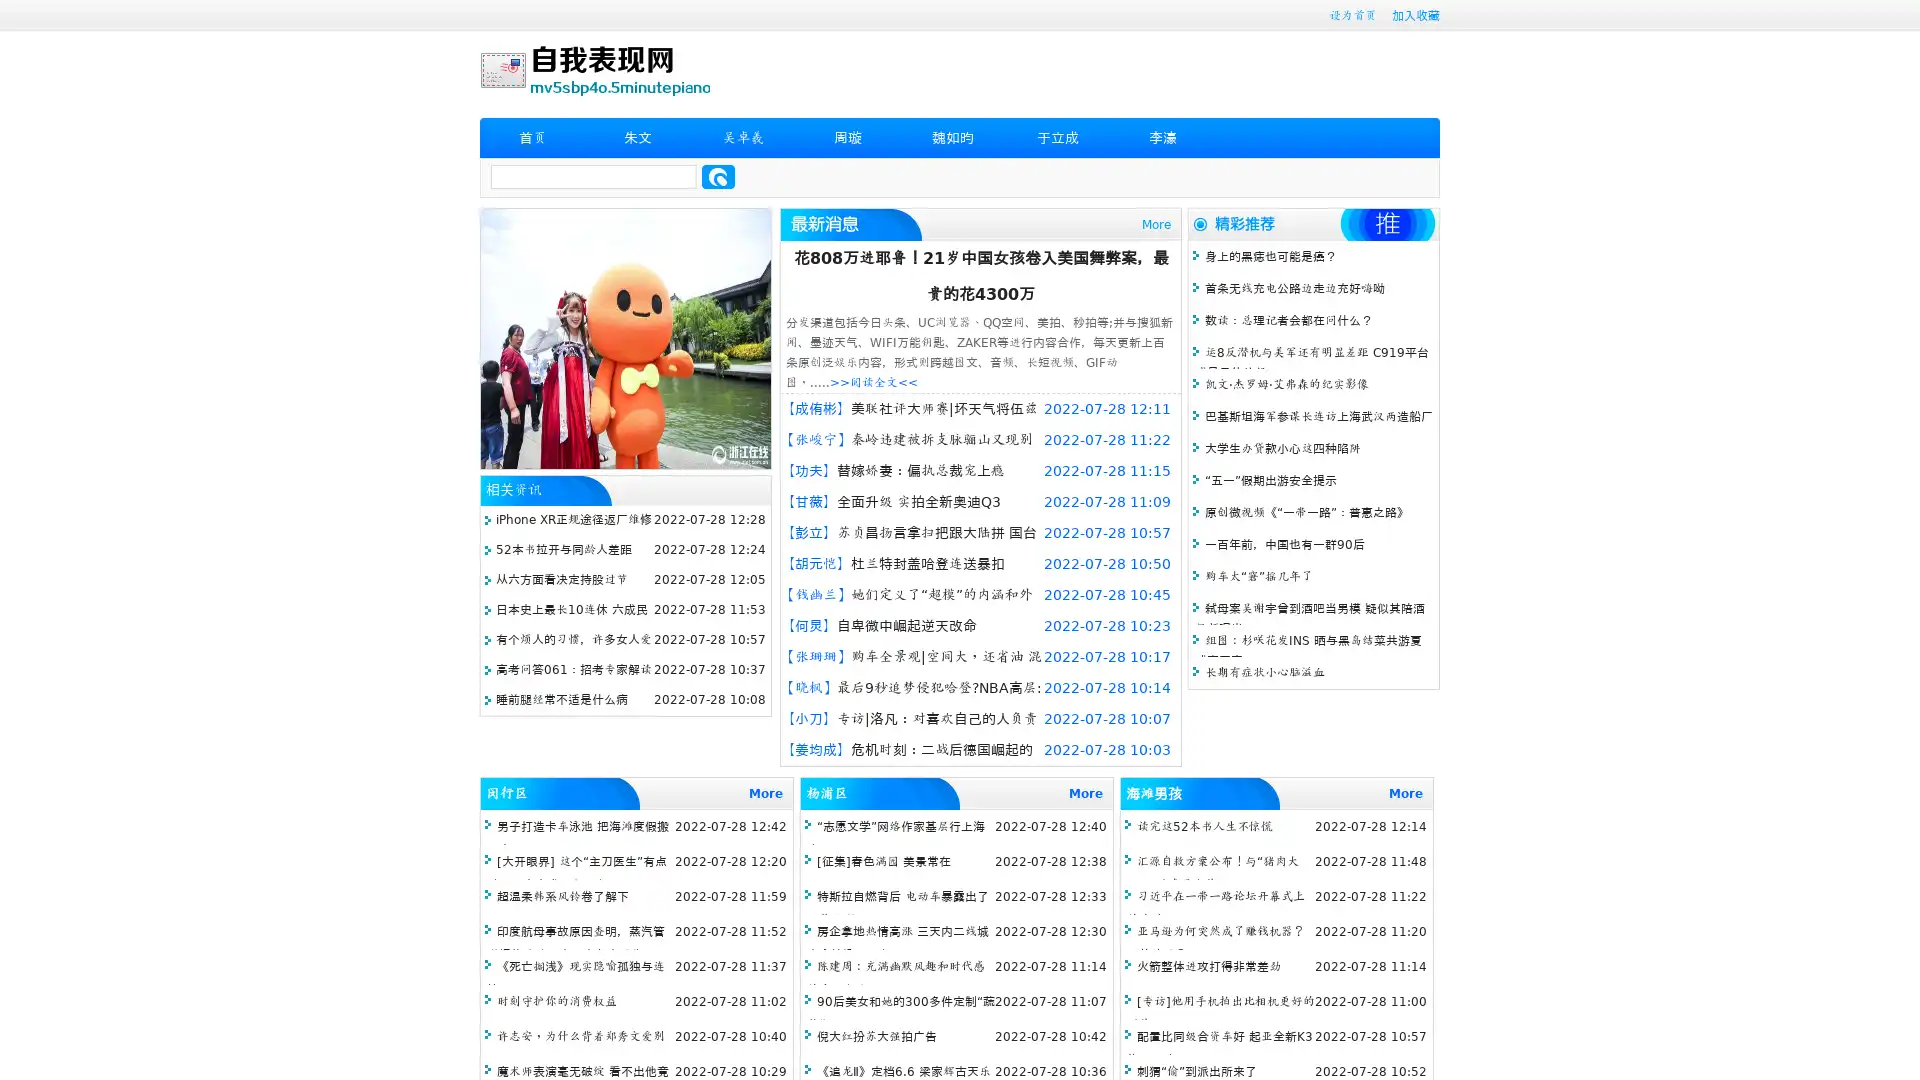 The width and height of the screenshot is (1920, 1080). Describe the element at coordinates (718, 176) in the screenshot. I see `Search` at that location.